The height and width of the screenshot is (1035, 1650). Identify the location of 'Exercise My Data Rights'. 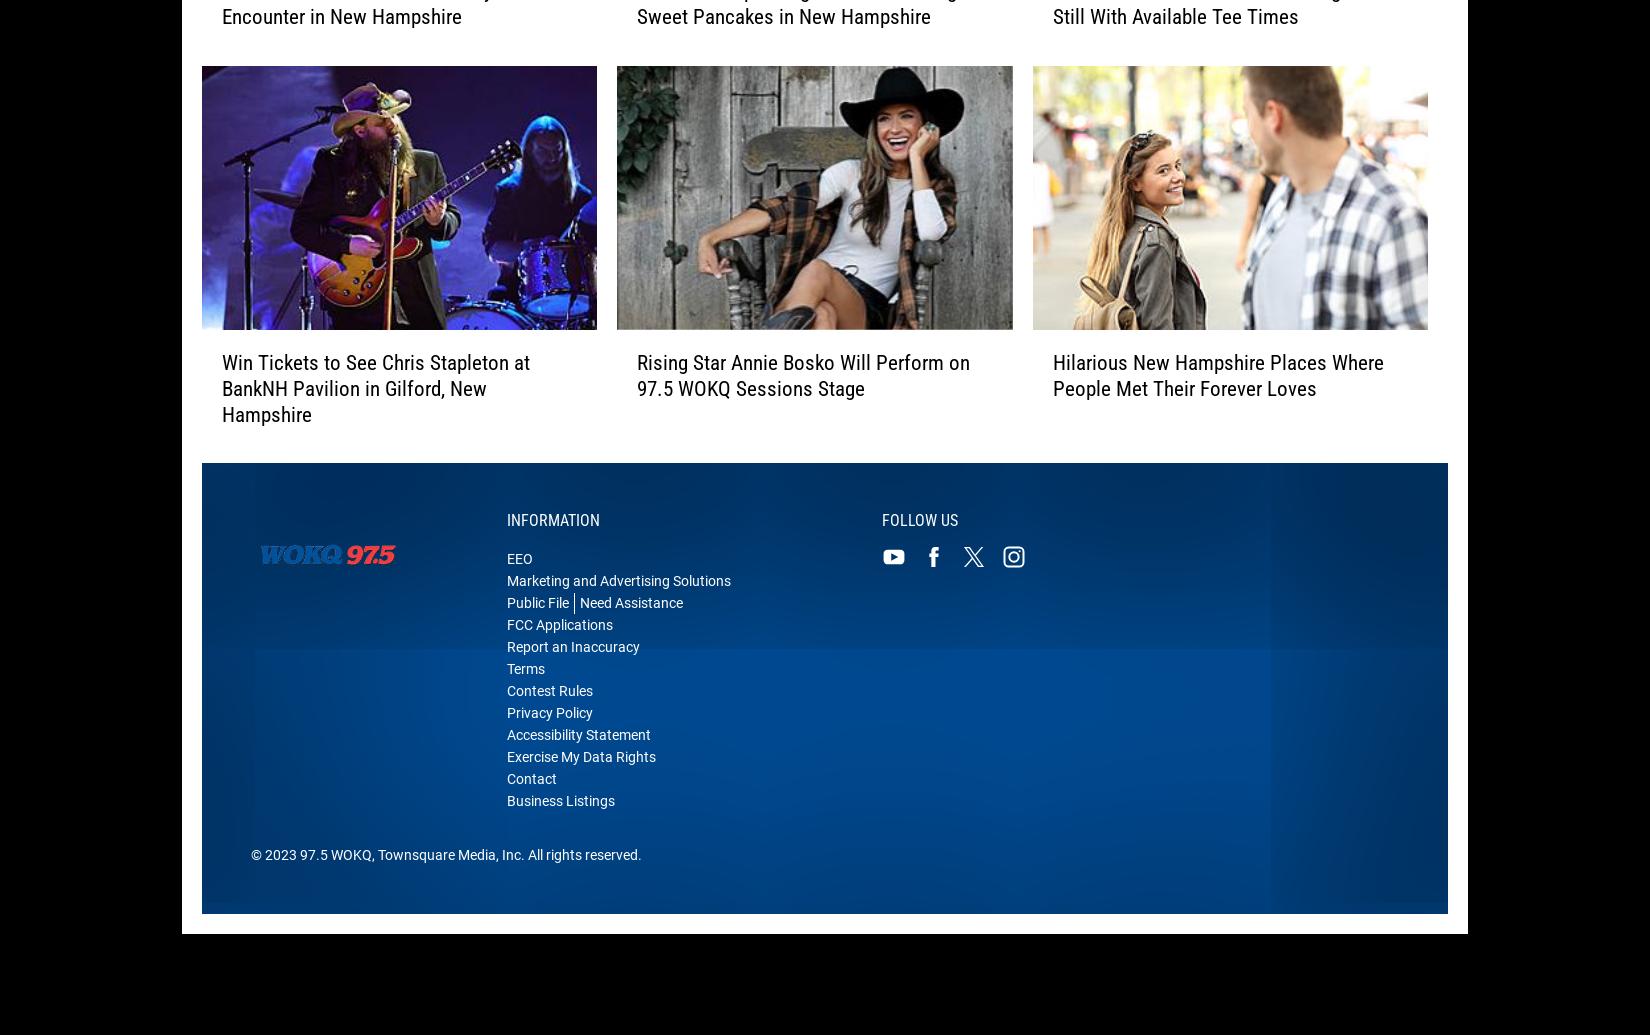
(580, 769).